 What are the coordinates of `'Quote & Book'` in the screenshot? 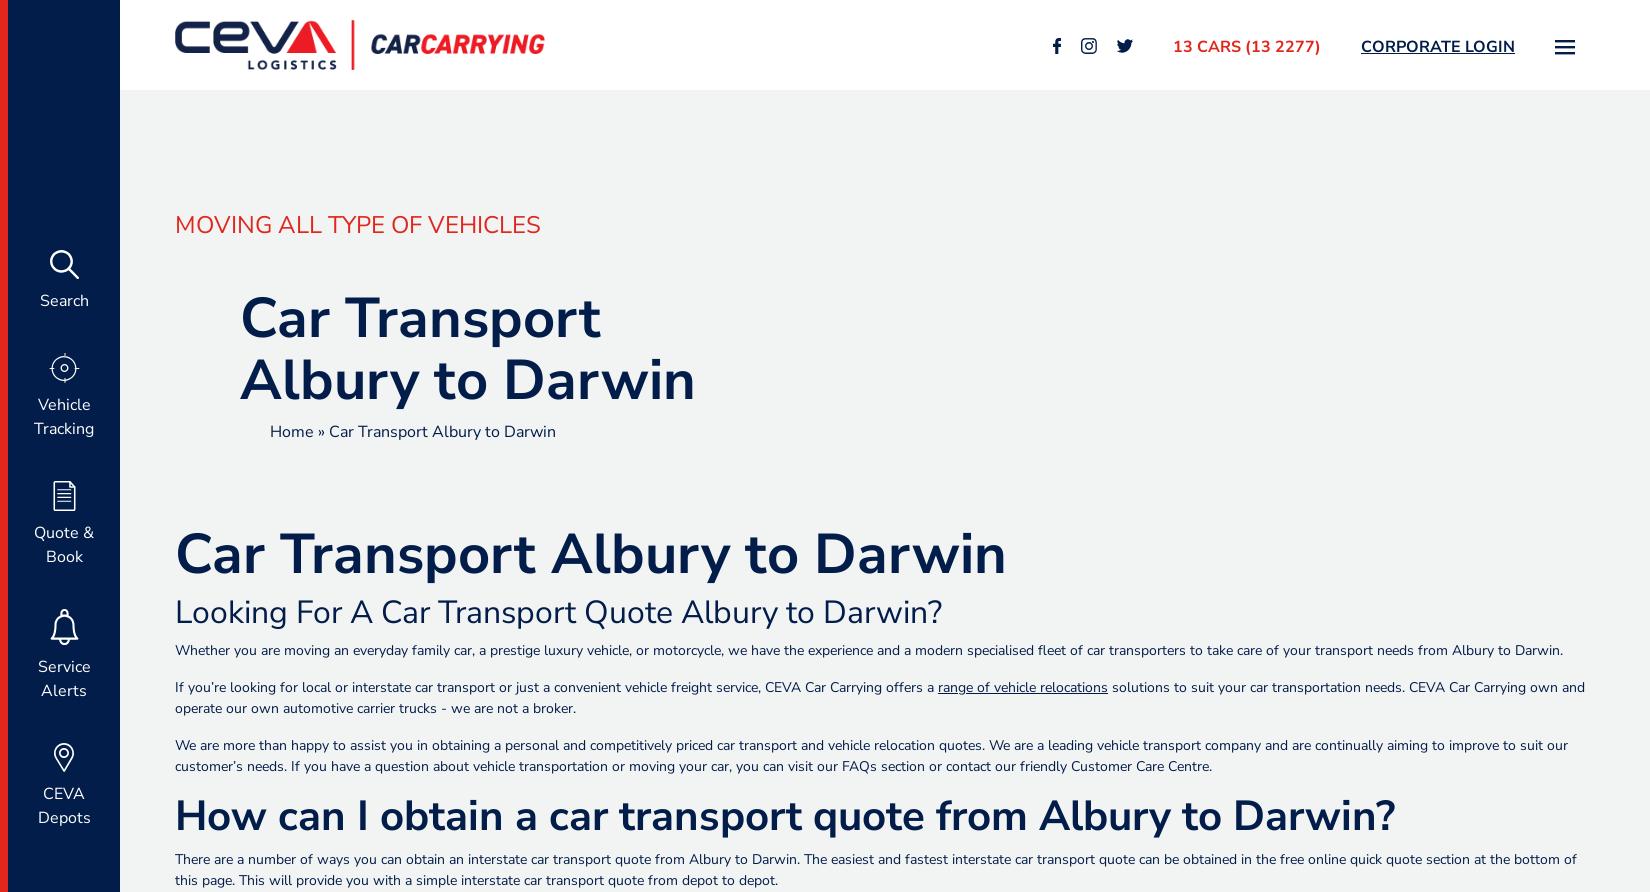 It's located at (64, 545).